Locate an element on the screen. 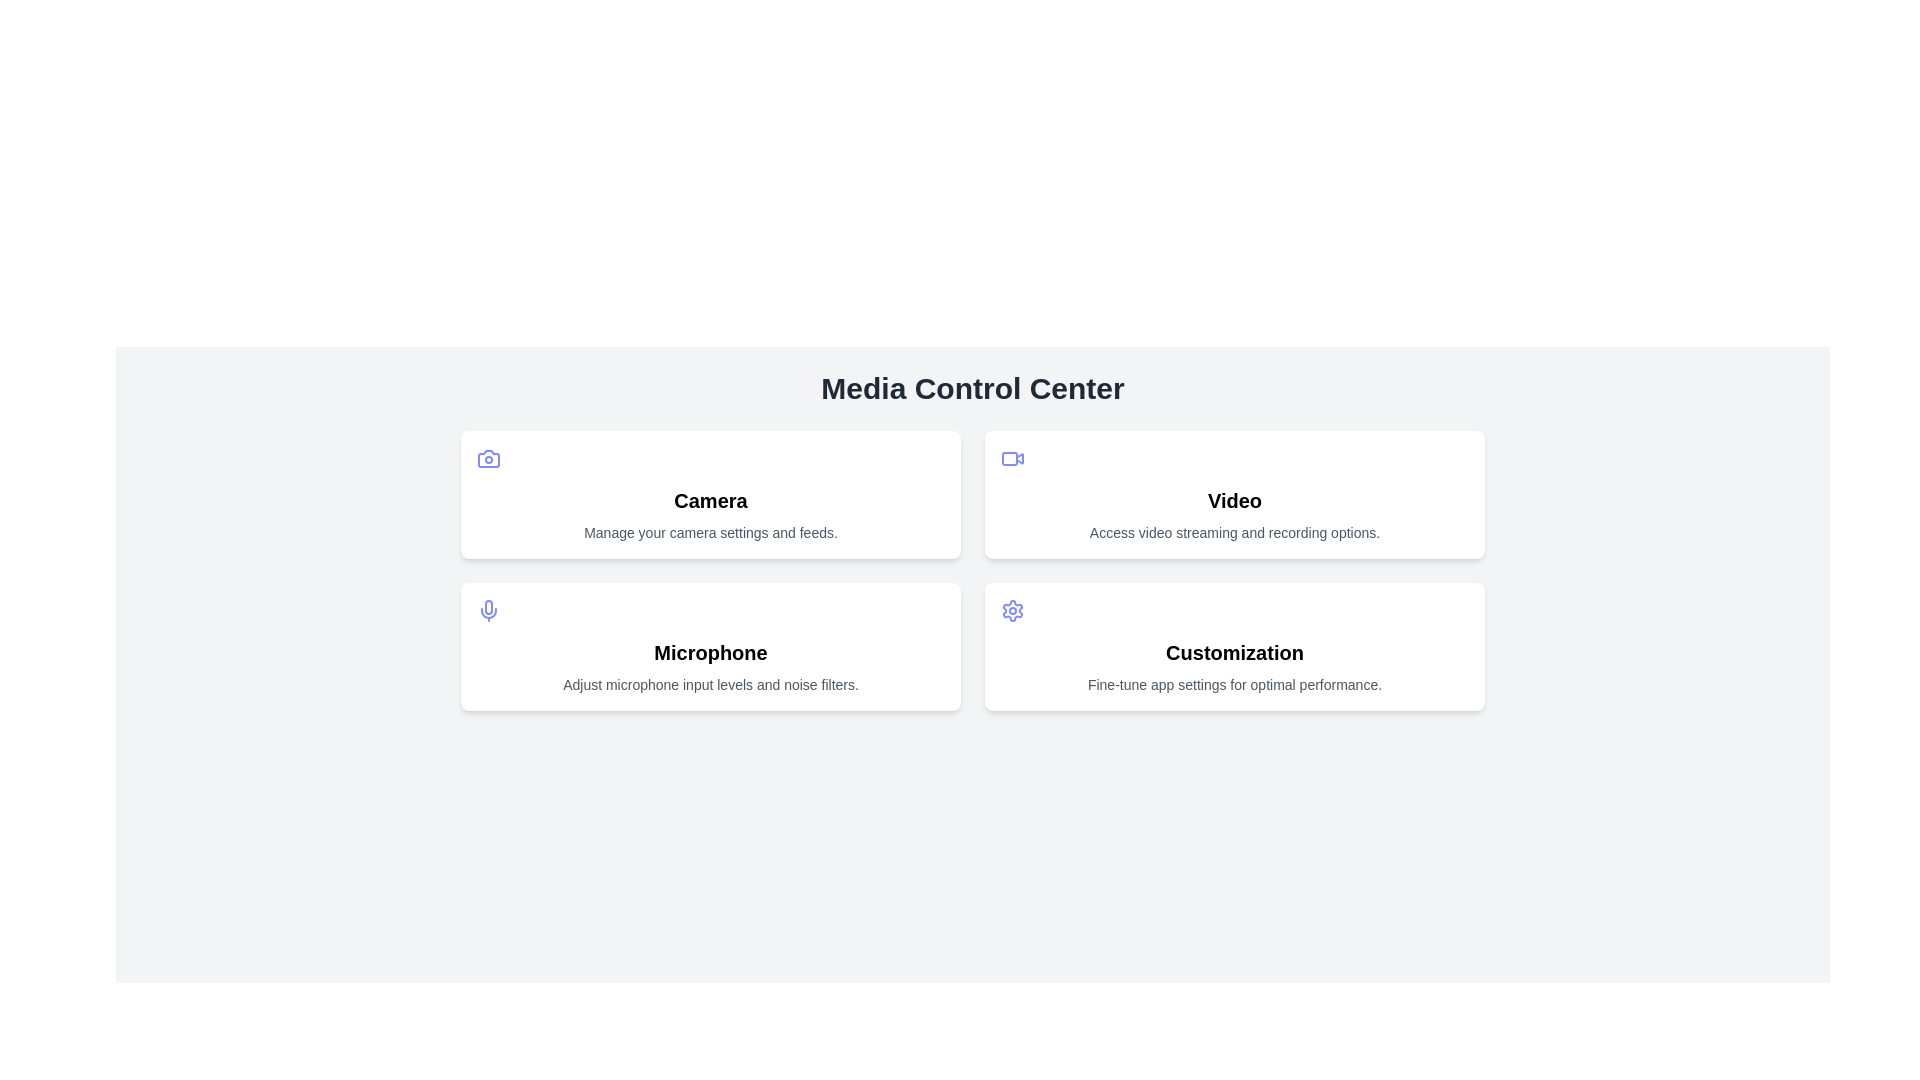 This screenshot has height=1080, width=1920. the video icon located in the top-left corner of the 'Video' card, which symbolizes video streaming or recording functionality is located at coordinates (1012, 459).